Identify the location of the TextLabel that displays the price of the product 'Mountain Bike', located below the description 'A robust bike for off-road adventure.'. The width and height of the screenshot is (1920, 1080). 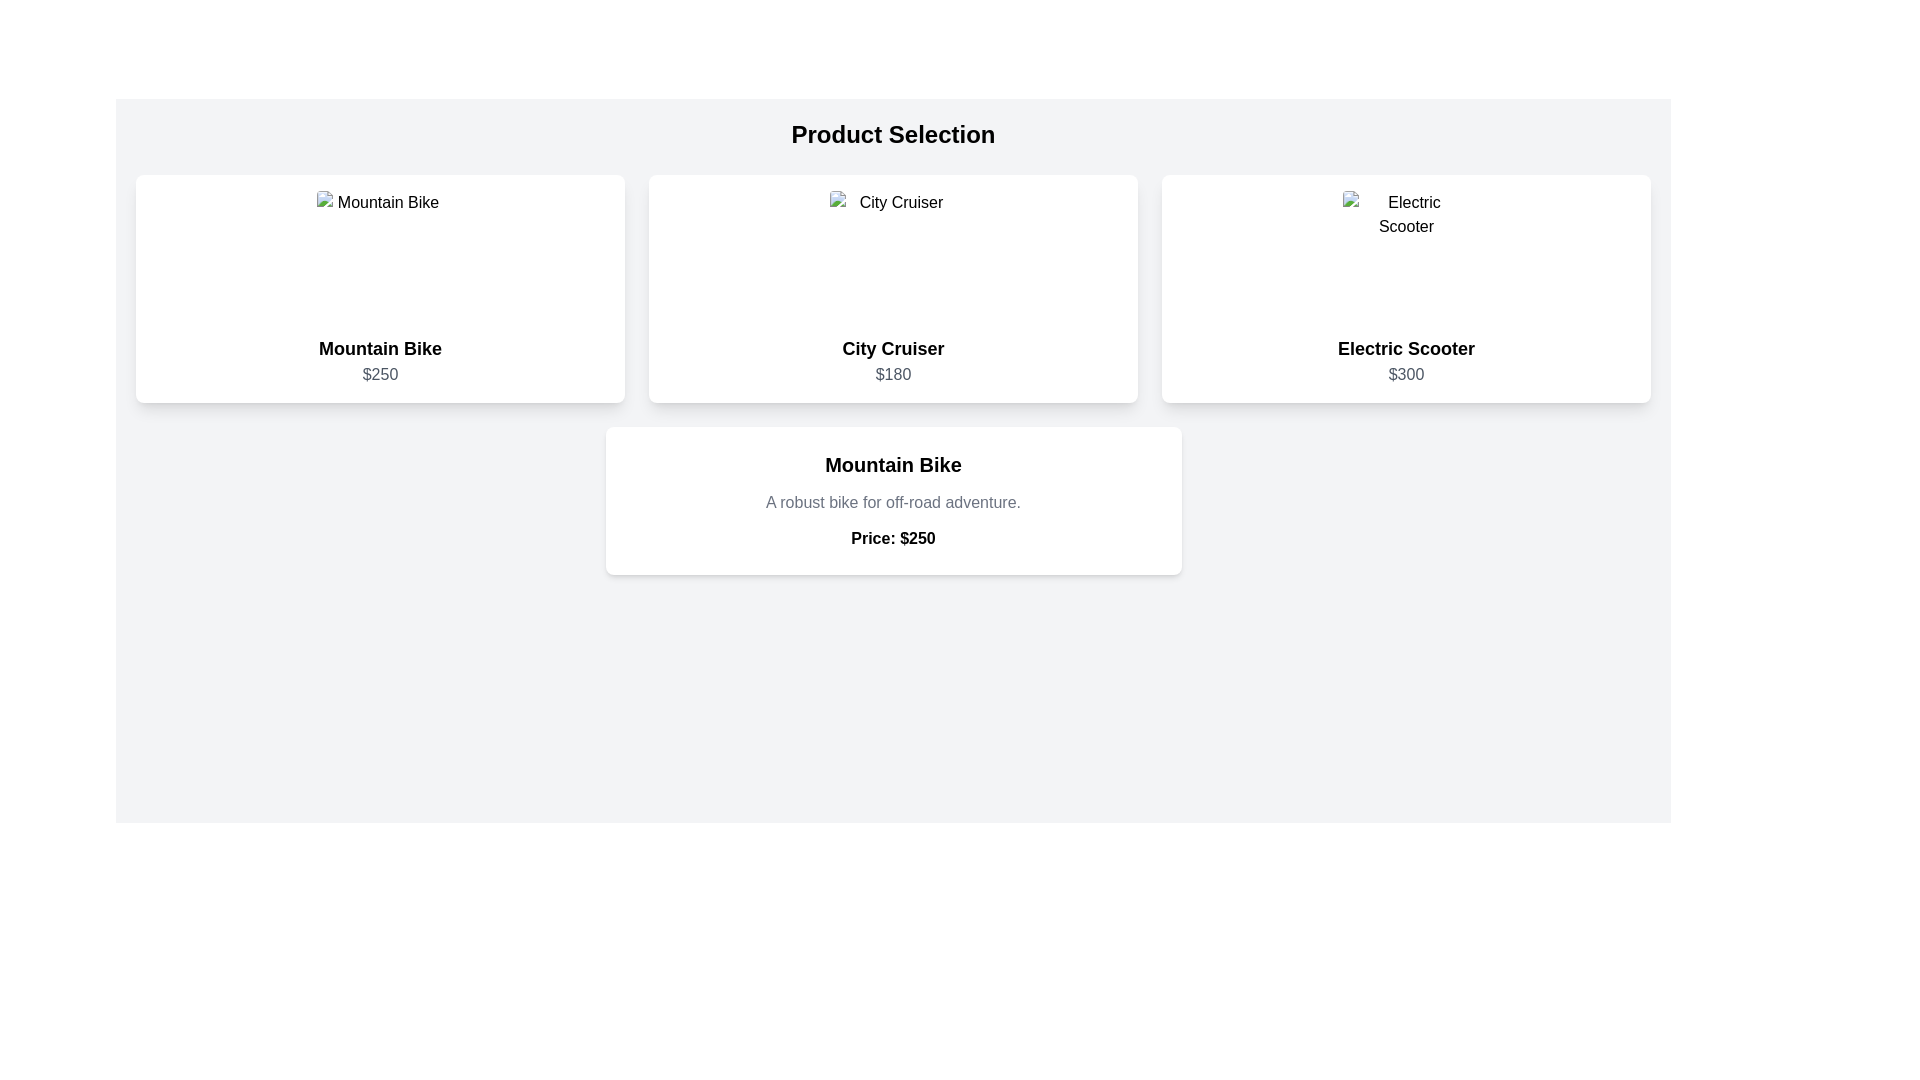
(892, 538).